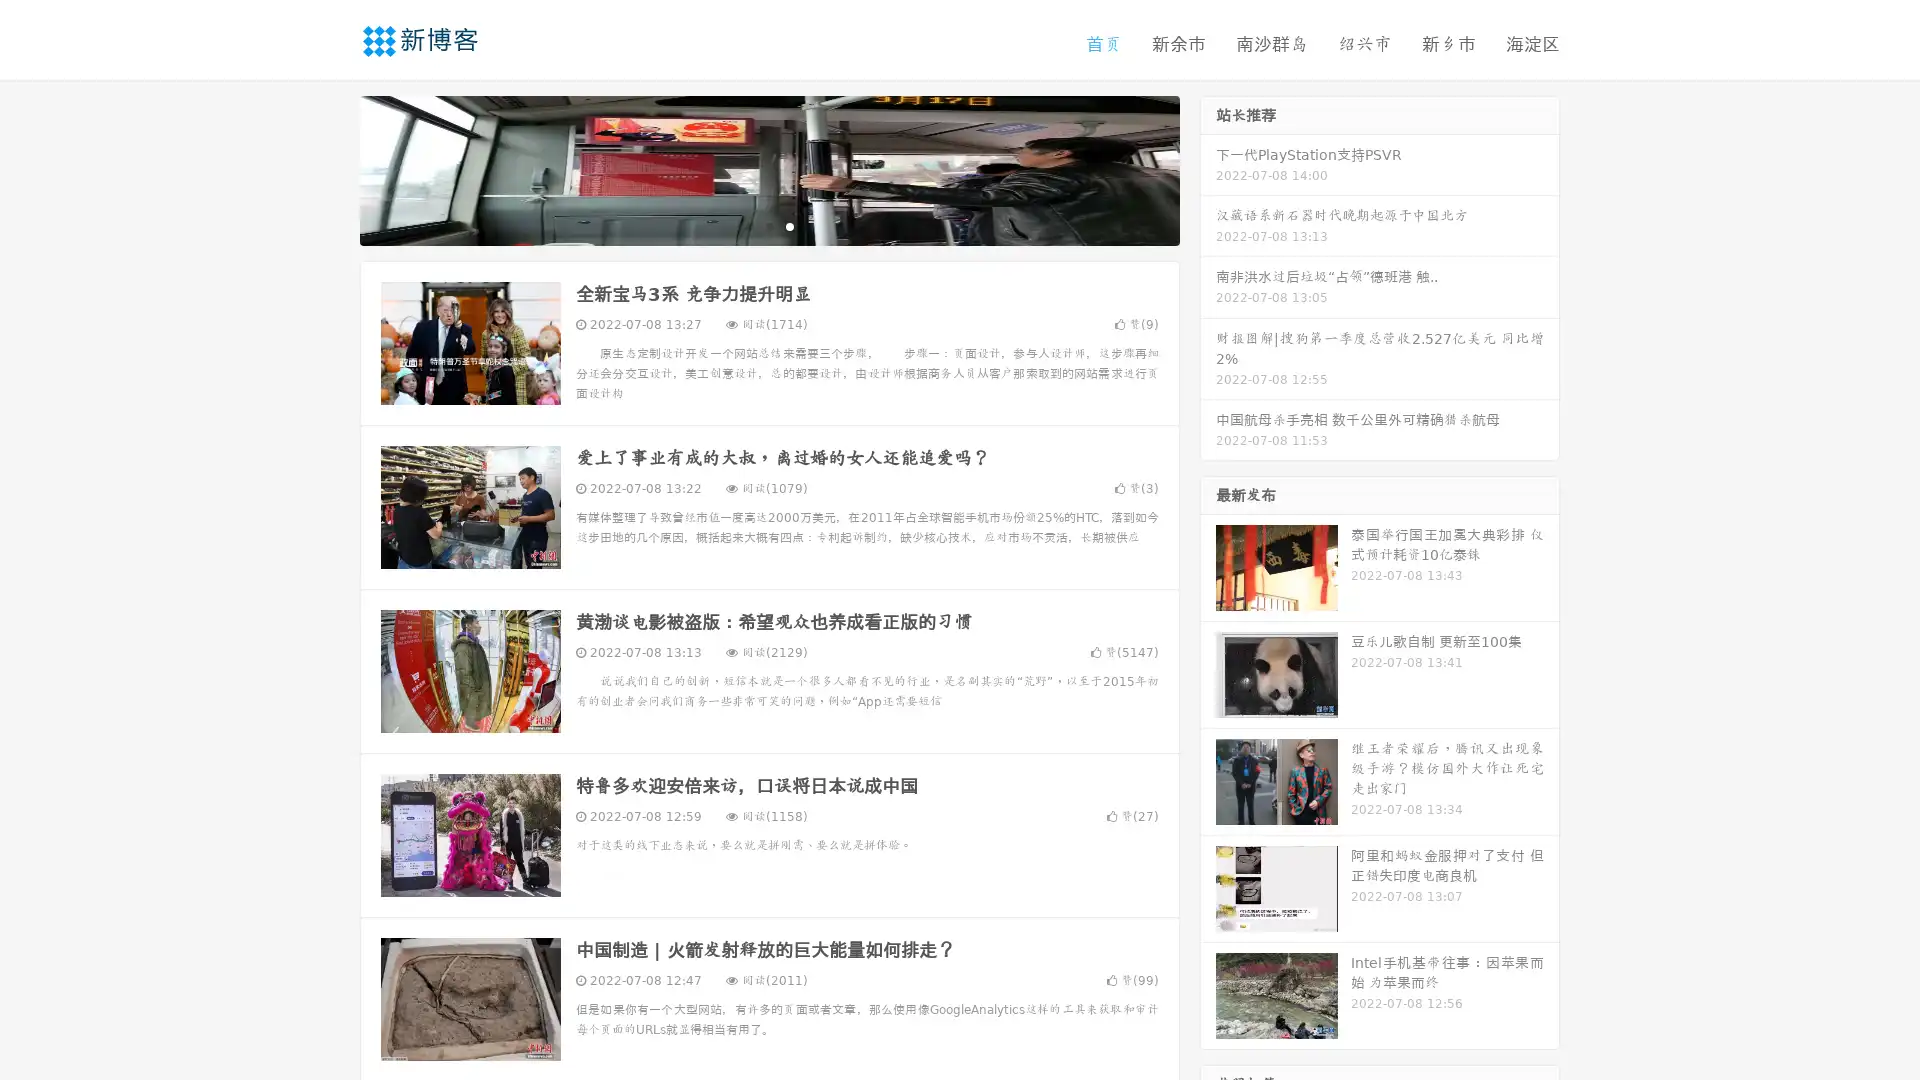 The image size is (1920, 1080). What do you see at coordinates (748, 225) in the screenshot?
I see `Go to slide 1` at bounding box center [748, 225].